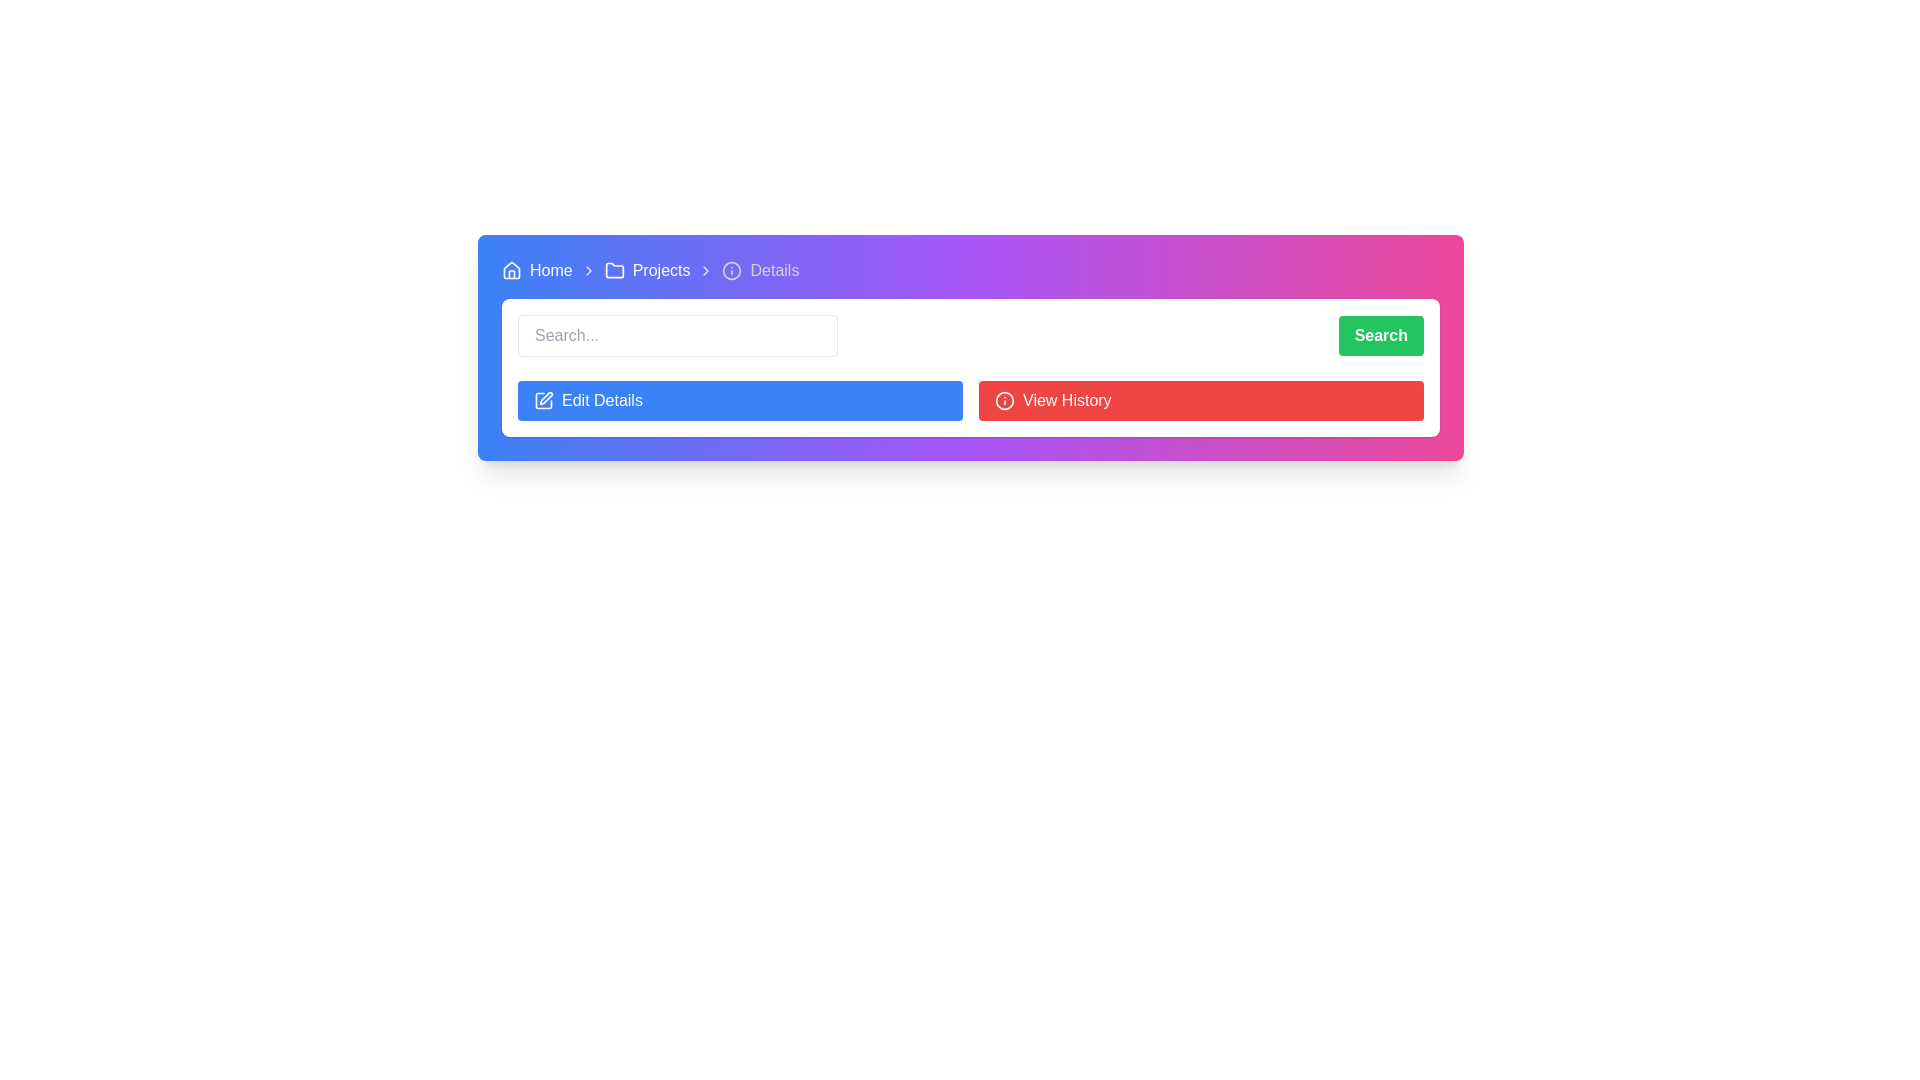 This screenshot has height=1080, width=1920. I want to click on the SVG icon located to the left of the 'Details' text label in the breadcrumb navigation bar, so click(731, 270).